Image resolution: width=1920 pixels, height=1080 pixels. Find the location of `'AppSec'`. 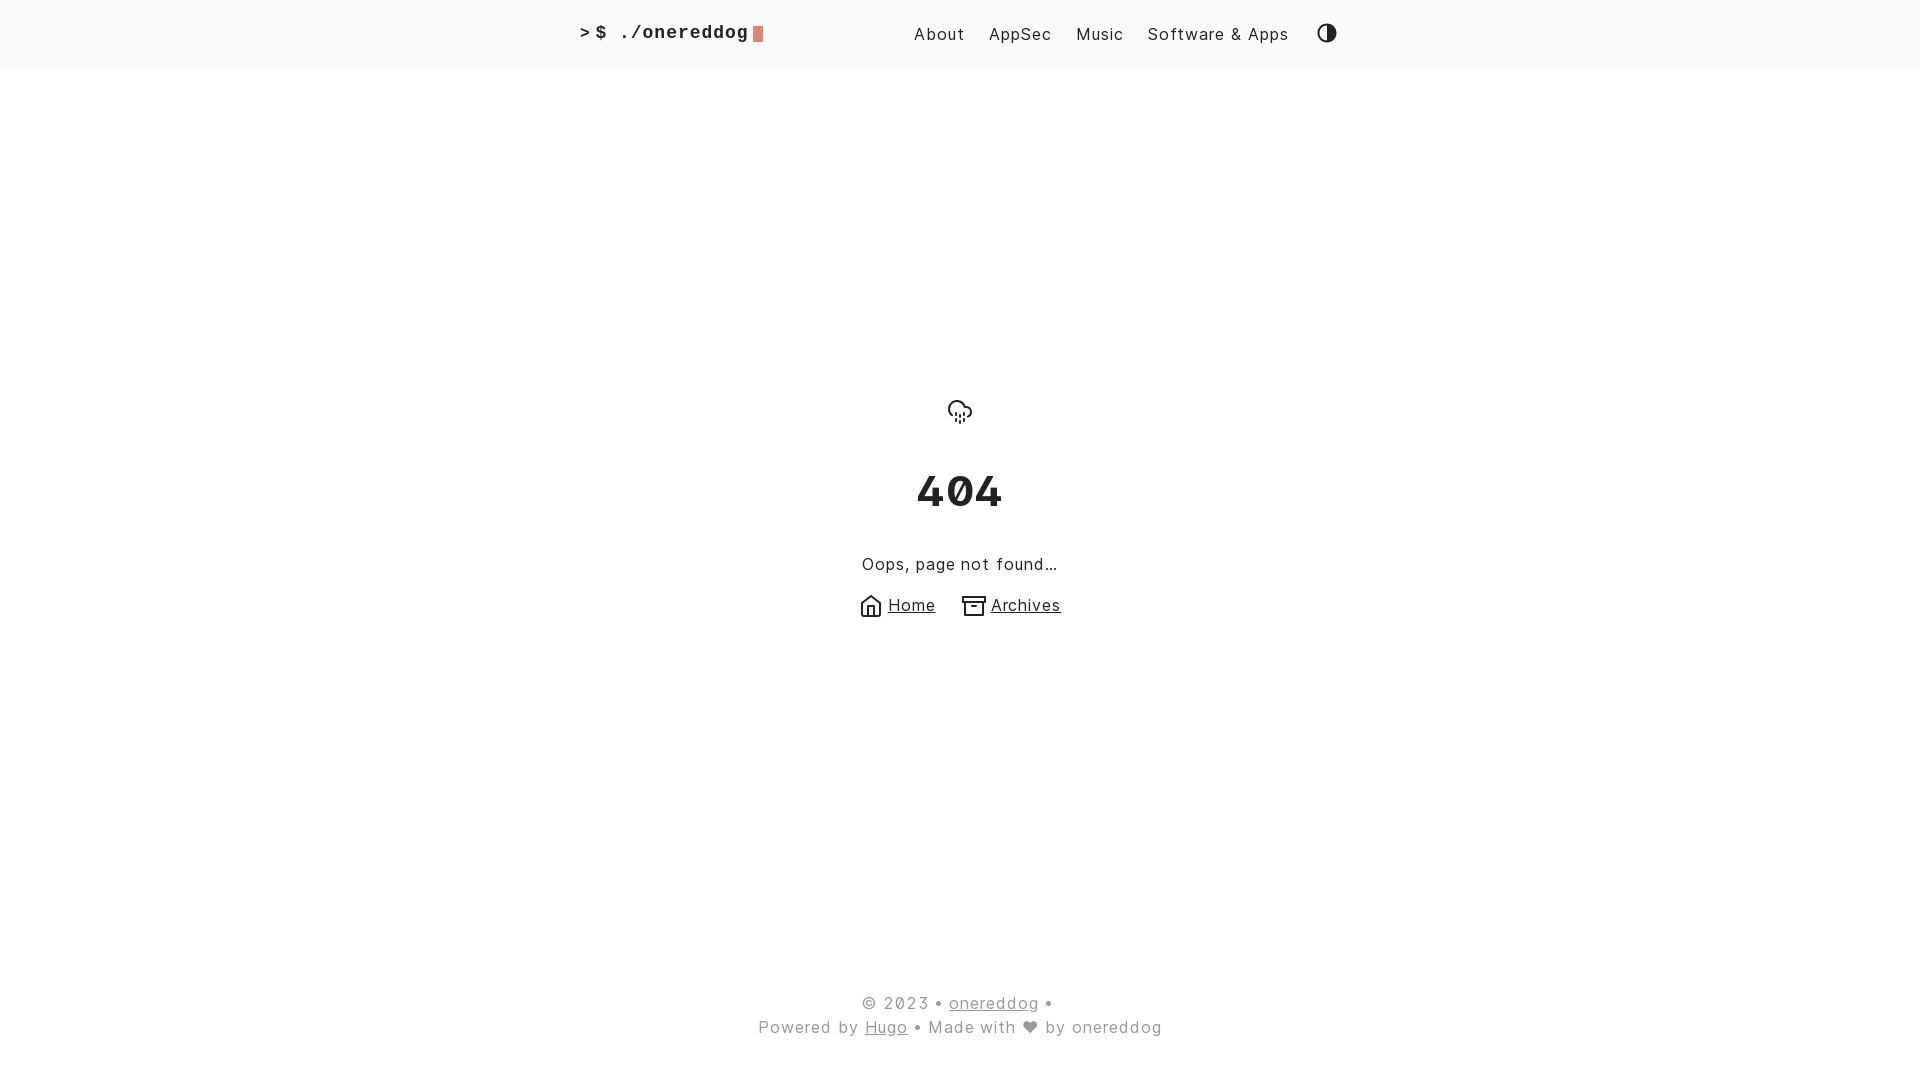

'AppSec' is located at coordinates (1020, 34).